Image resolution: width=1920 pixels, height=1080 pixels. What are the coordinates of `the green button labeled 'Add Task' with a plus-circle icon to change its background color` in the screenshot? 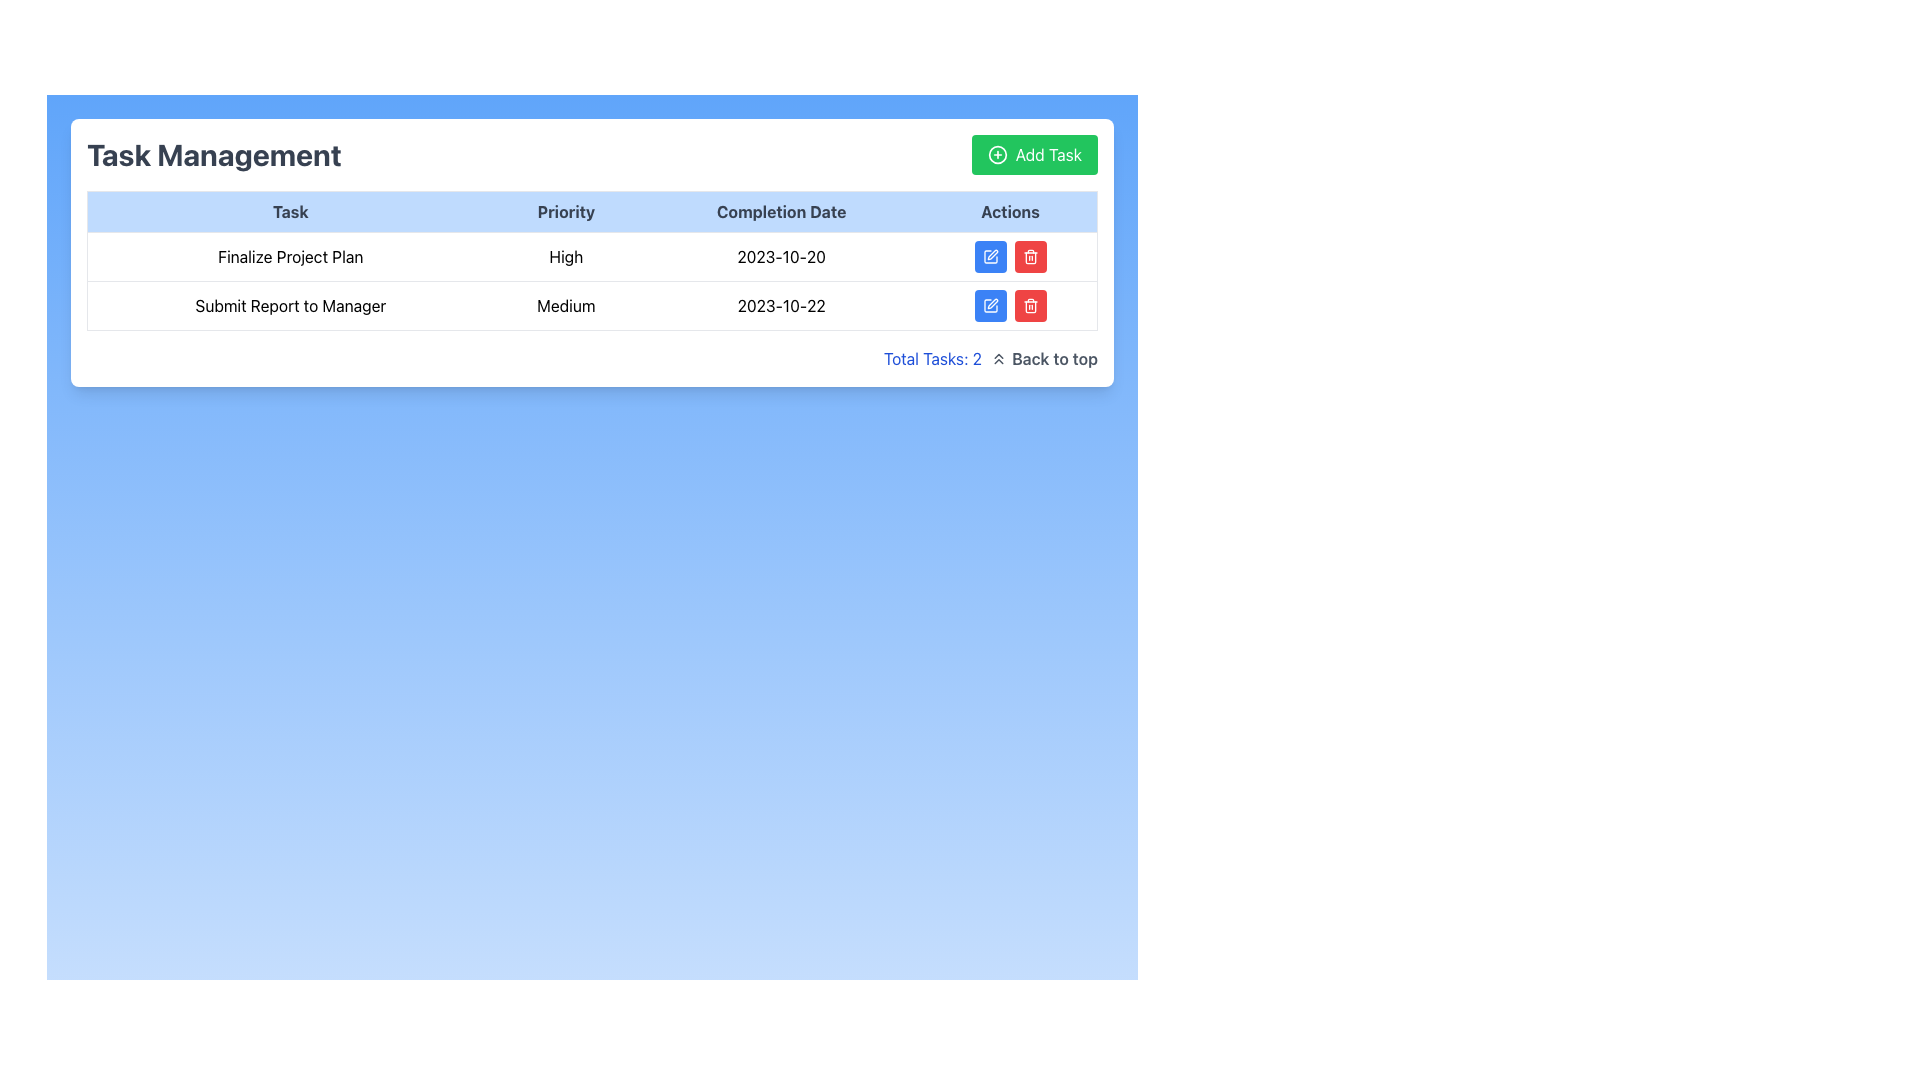 It's located at (1034, 153).